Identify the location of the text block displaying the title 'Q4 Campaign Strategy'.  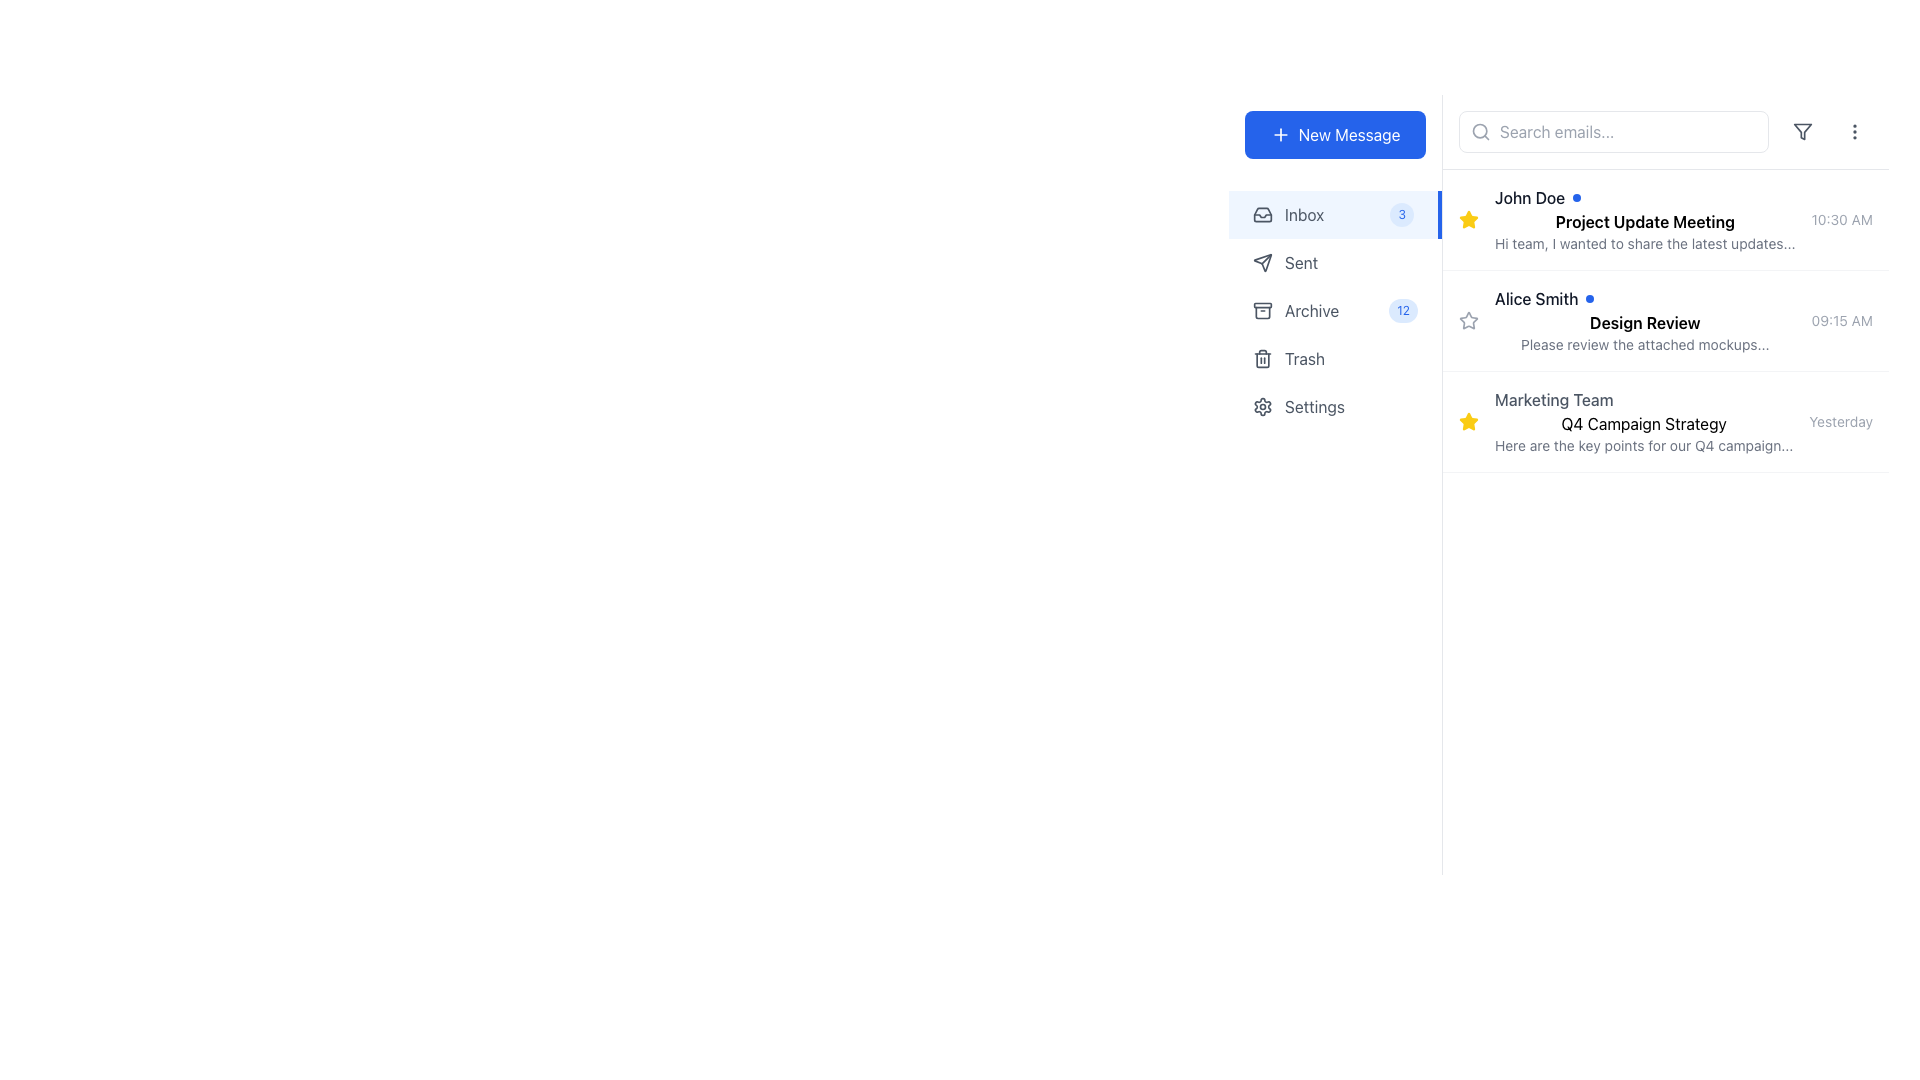
(1644, 420).